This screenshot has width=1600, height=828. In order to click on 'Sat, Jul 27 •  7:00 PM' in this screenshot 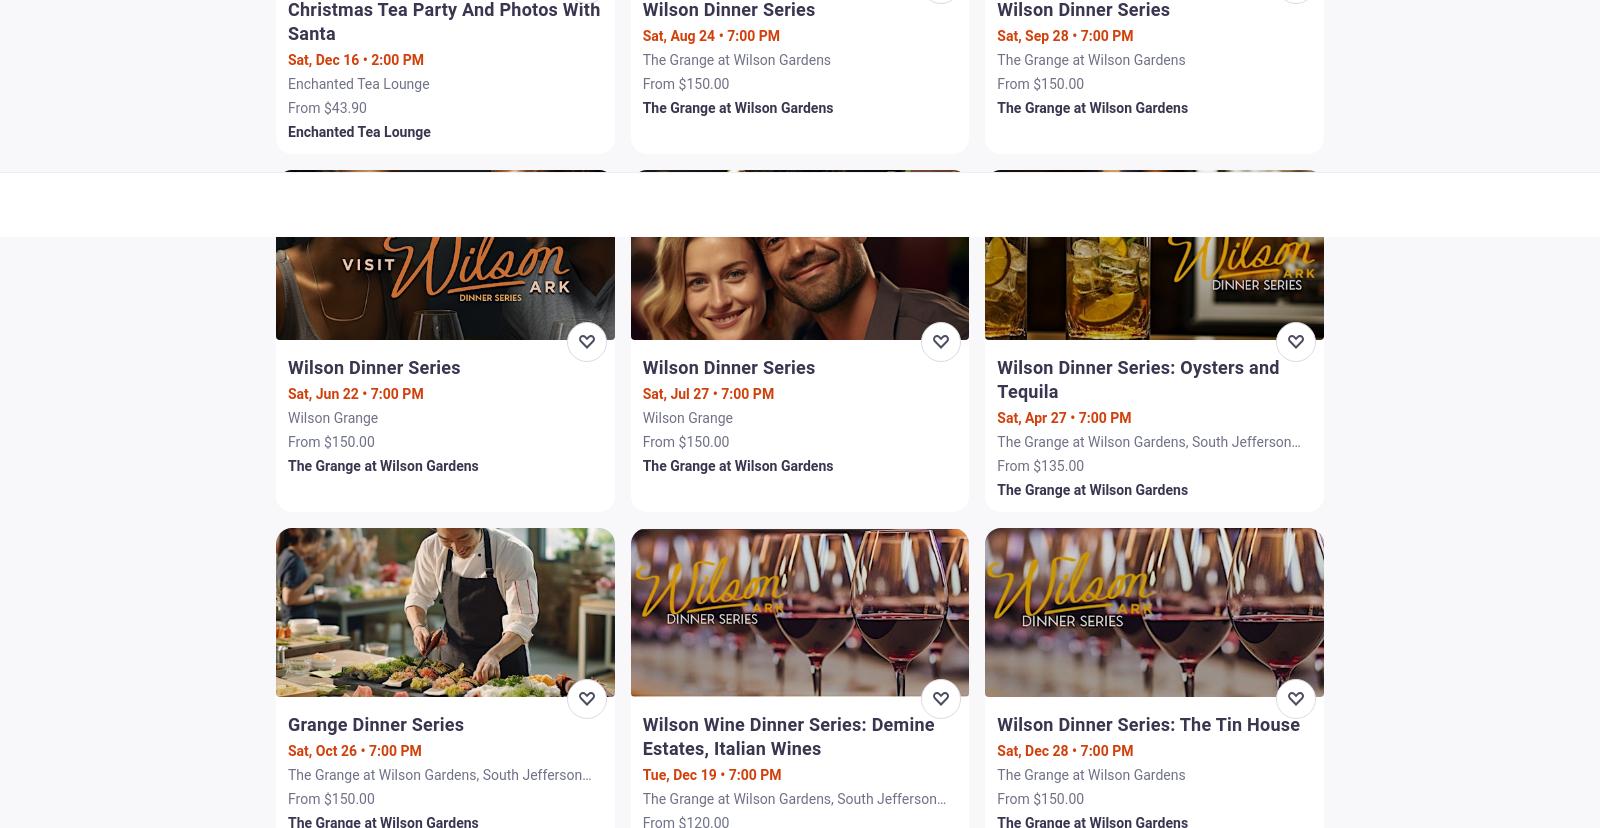, I will do `click(641, 391)`.